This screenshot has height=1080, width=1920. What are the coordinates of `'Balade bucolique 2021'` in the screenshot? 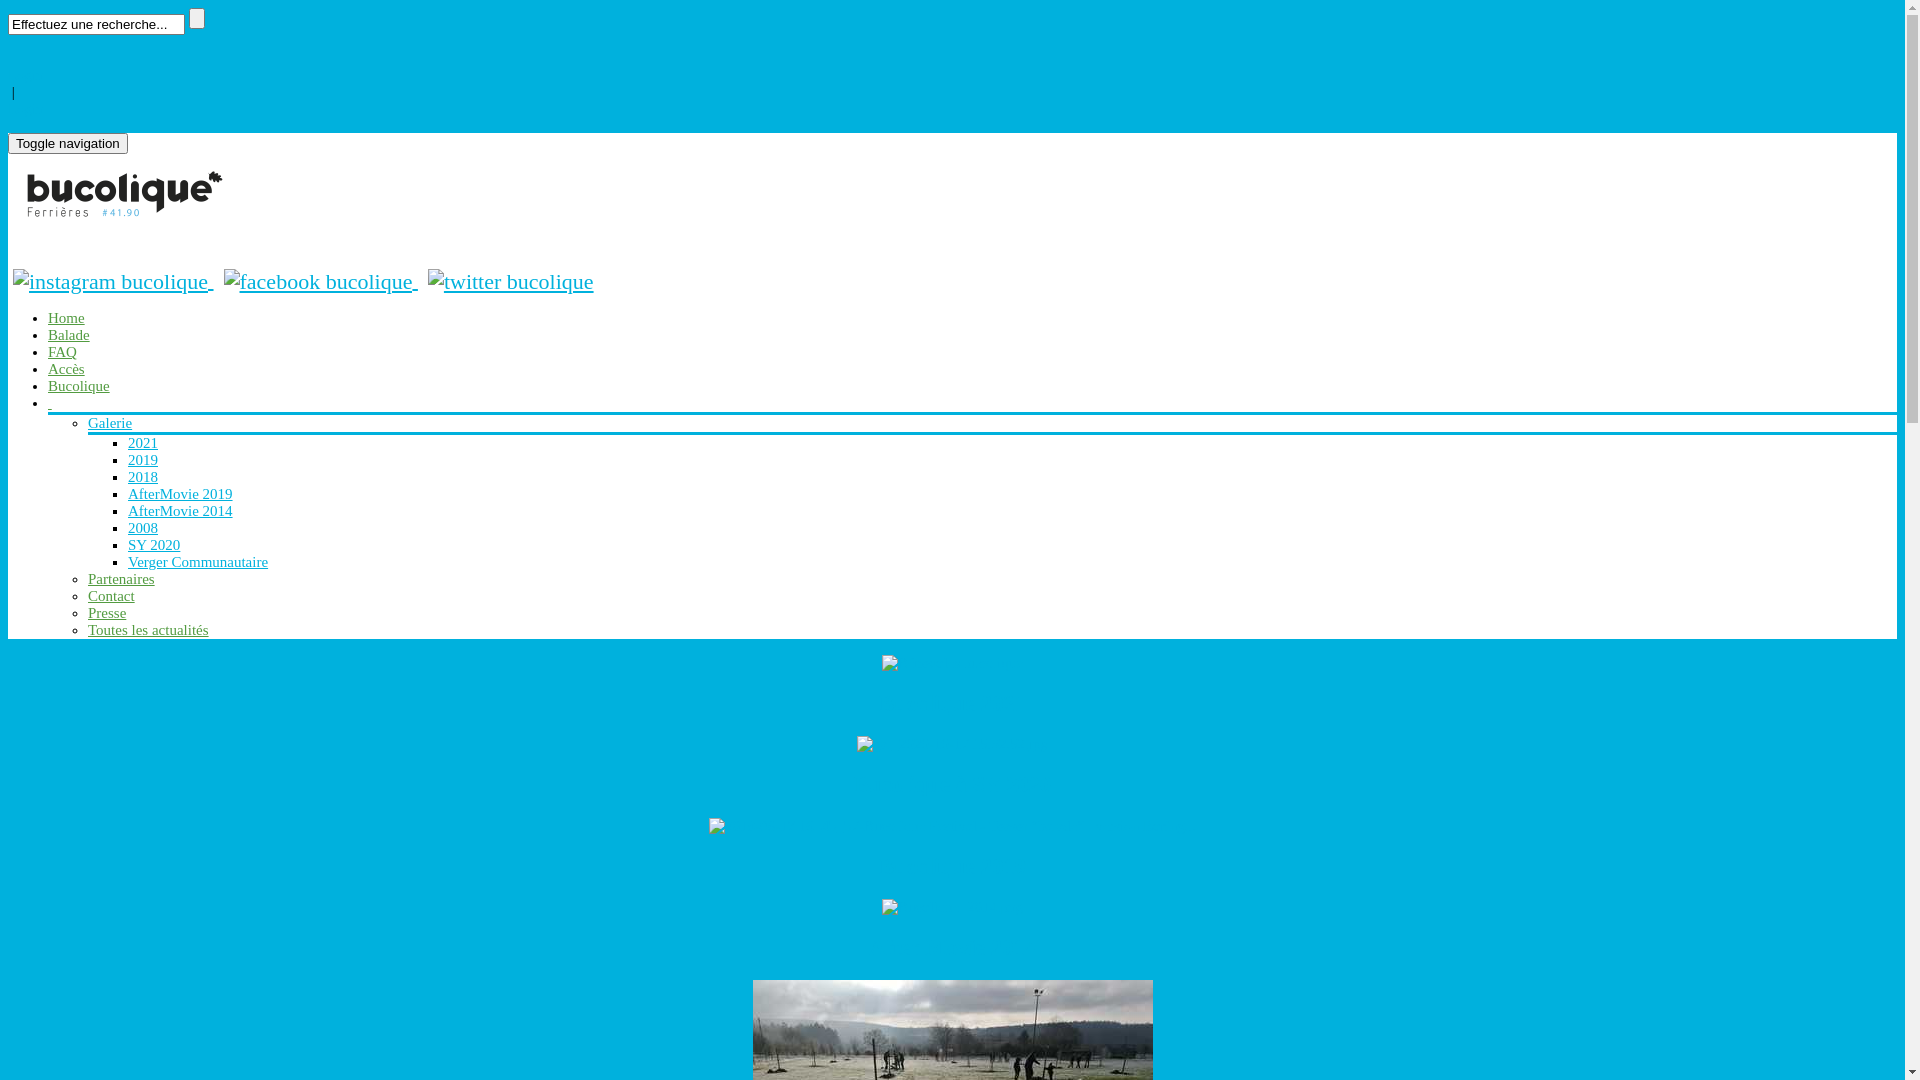 It's located at (951, 662).